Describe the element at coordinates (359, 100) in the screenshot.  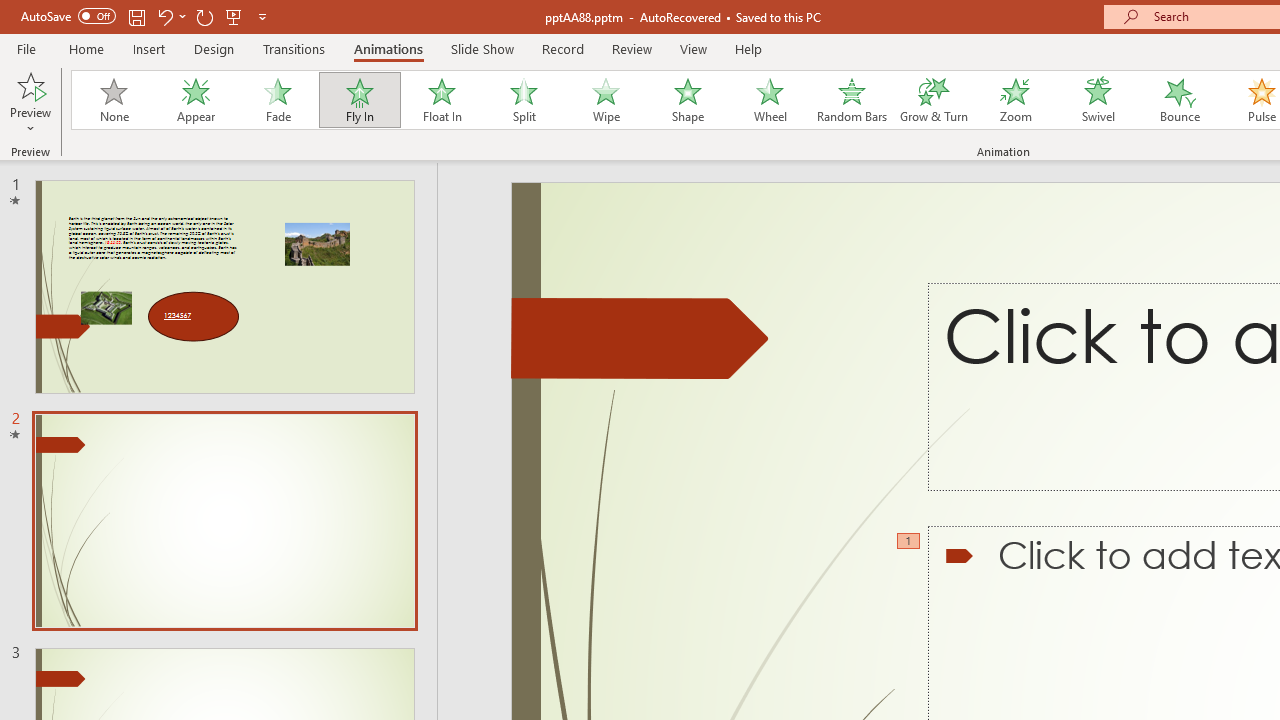
I see `'Fly In'` at that location.